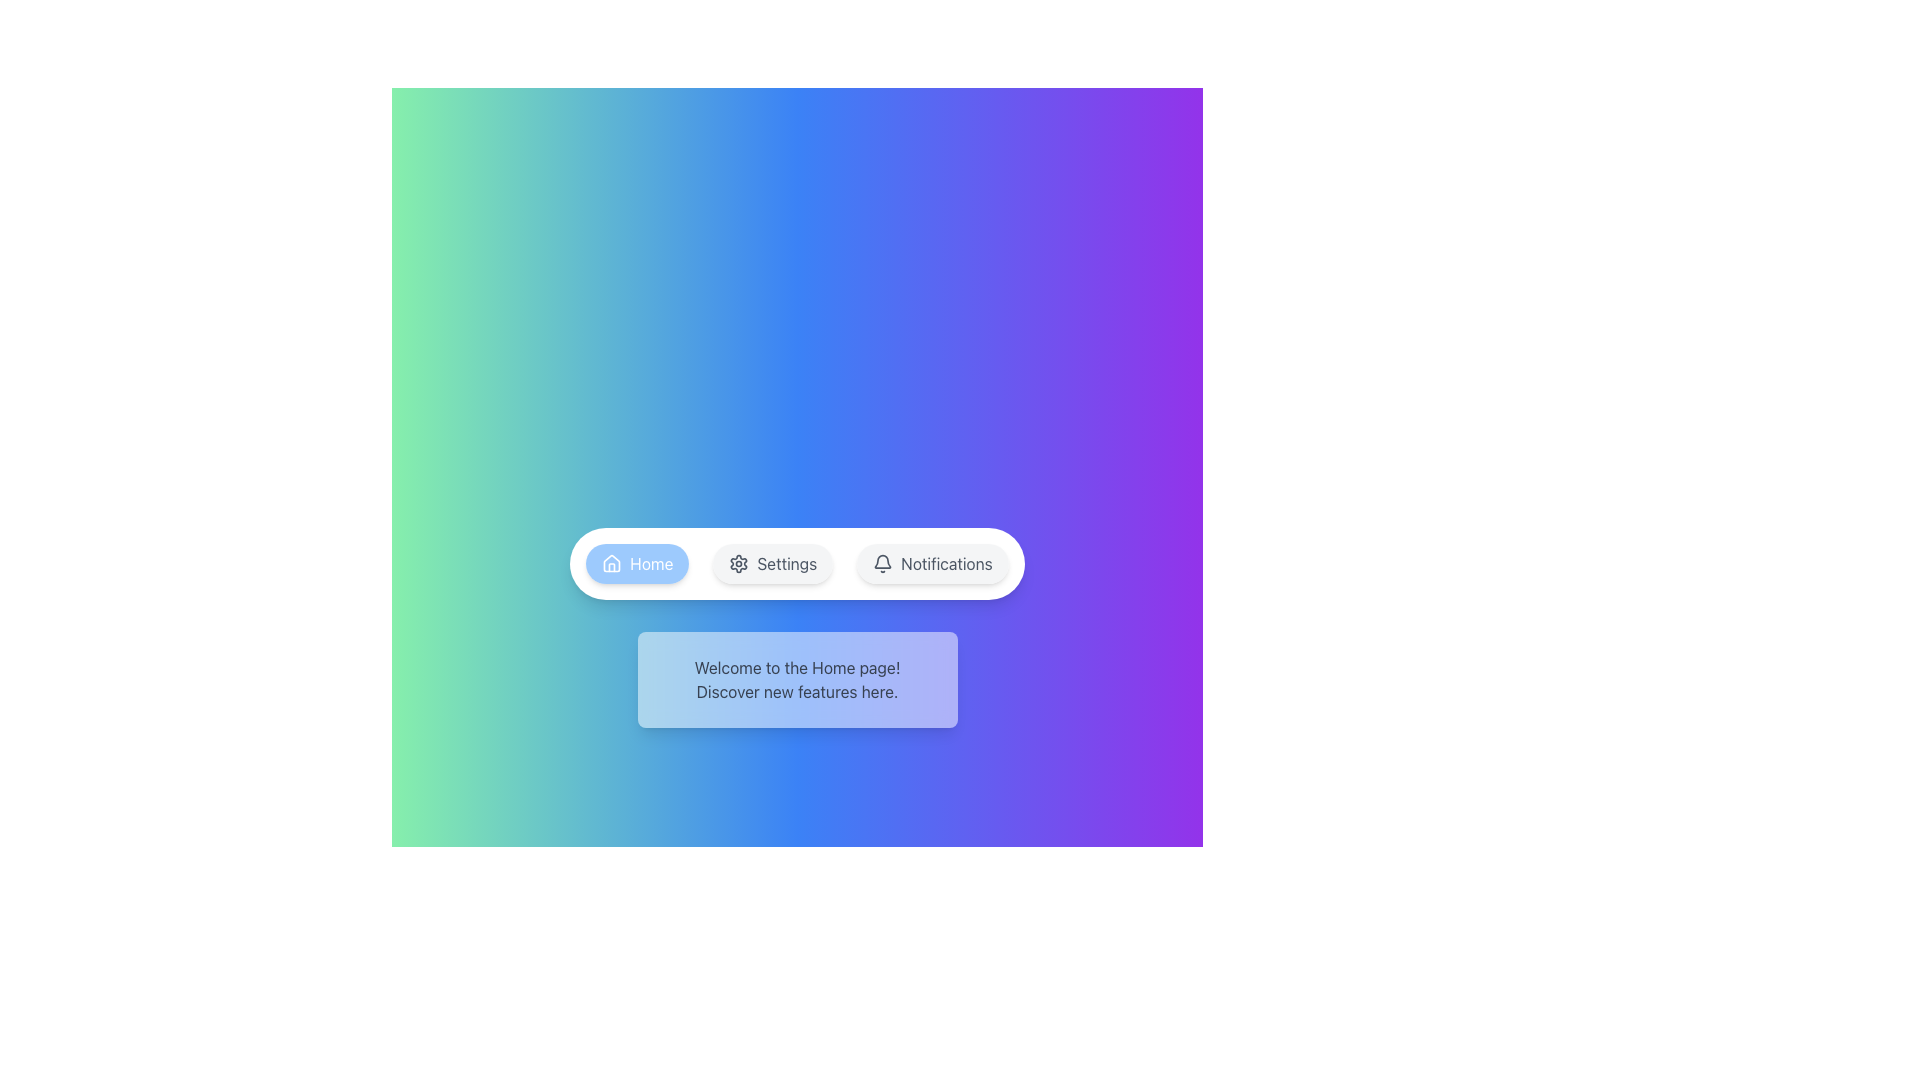  I want to click on the third button in the horizontal row of buttons to scale it slightly, so click(931, 563).